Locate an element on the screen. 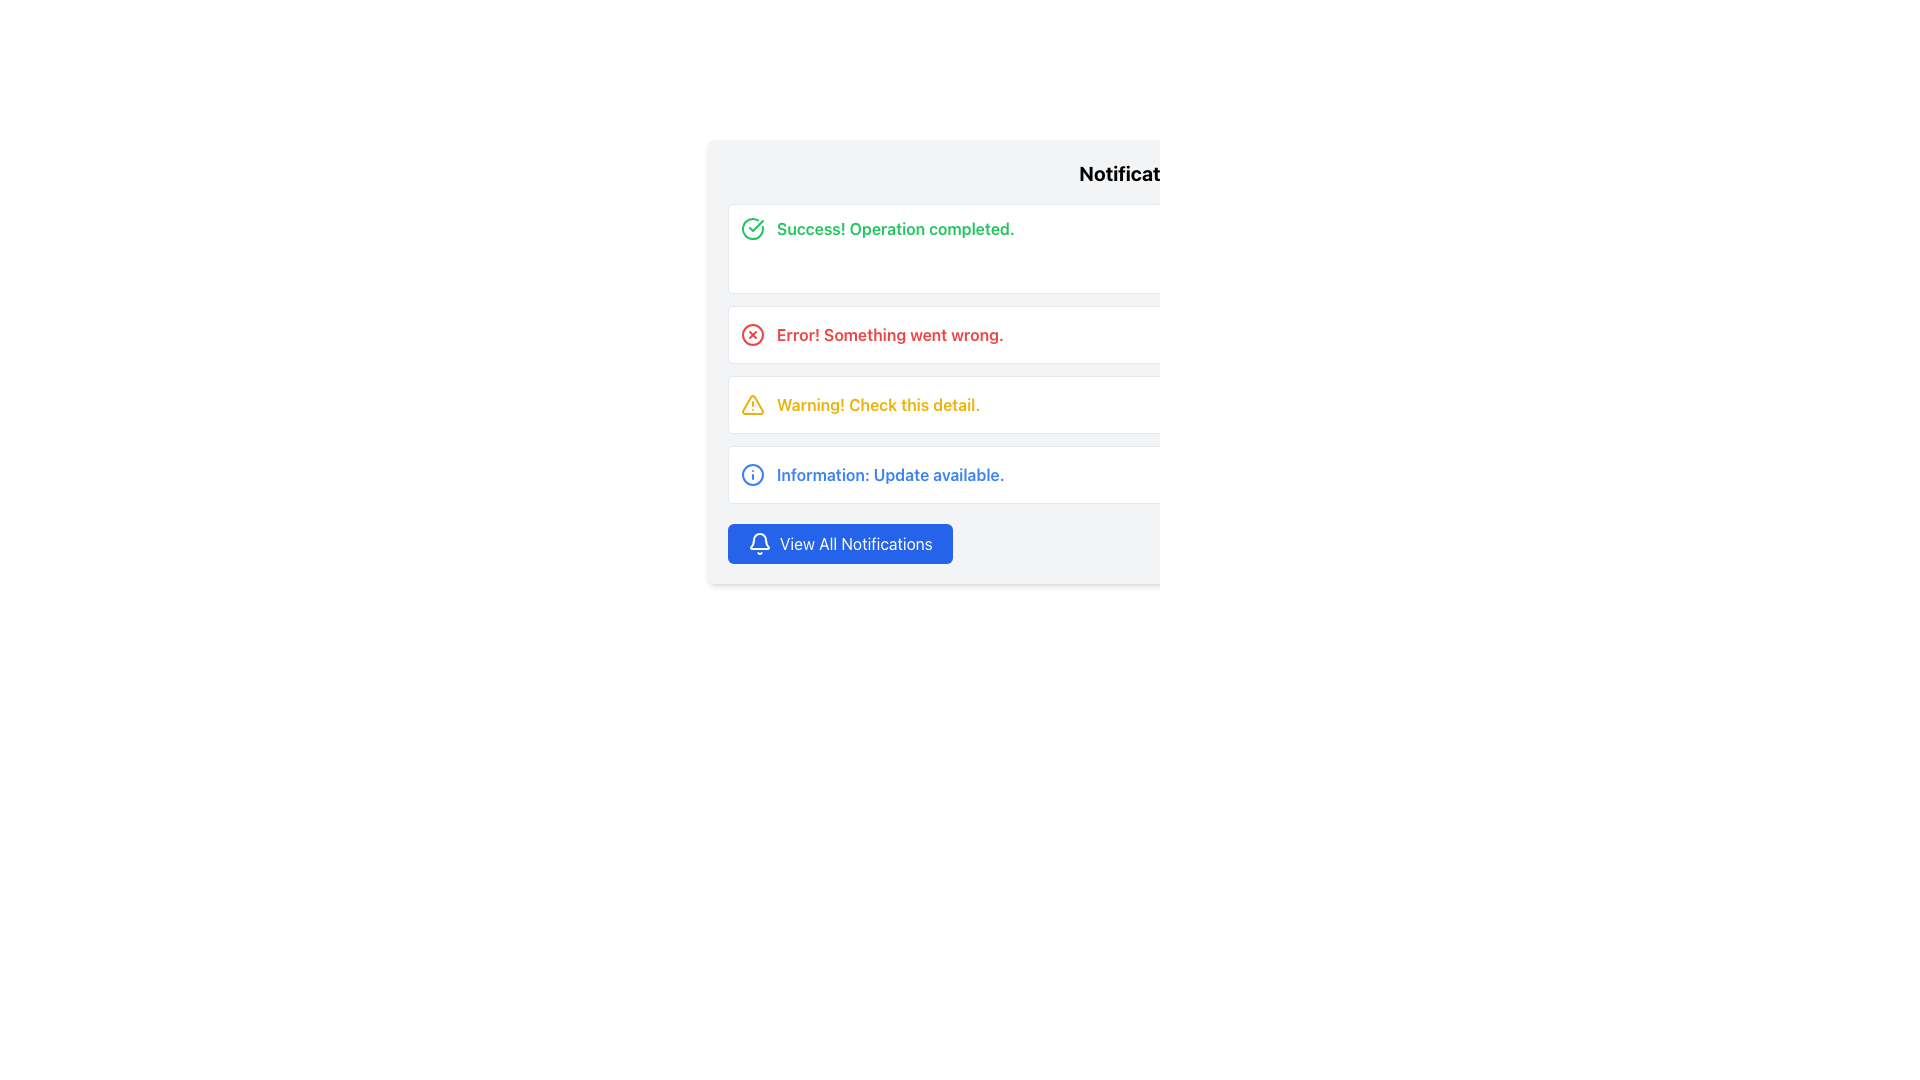 The height and width of the screenshot is (1080, 1920). the notification box displaying the warning message 'Warning! Check this detail.' is located at coordinates (1188, 405).